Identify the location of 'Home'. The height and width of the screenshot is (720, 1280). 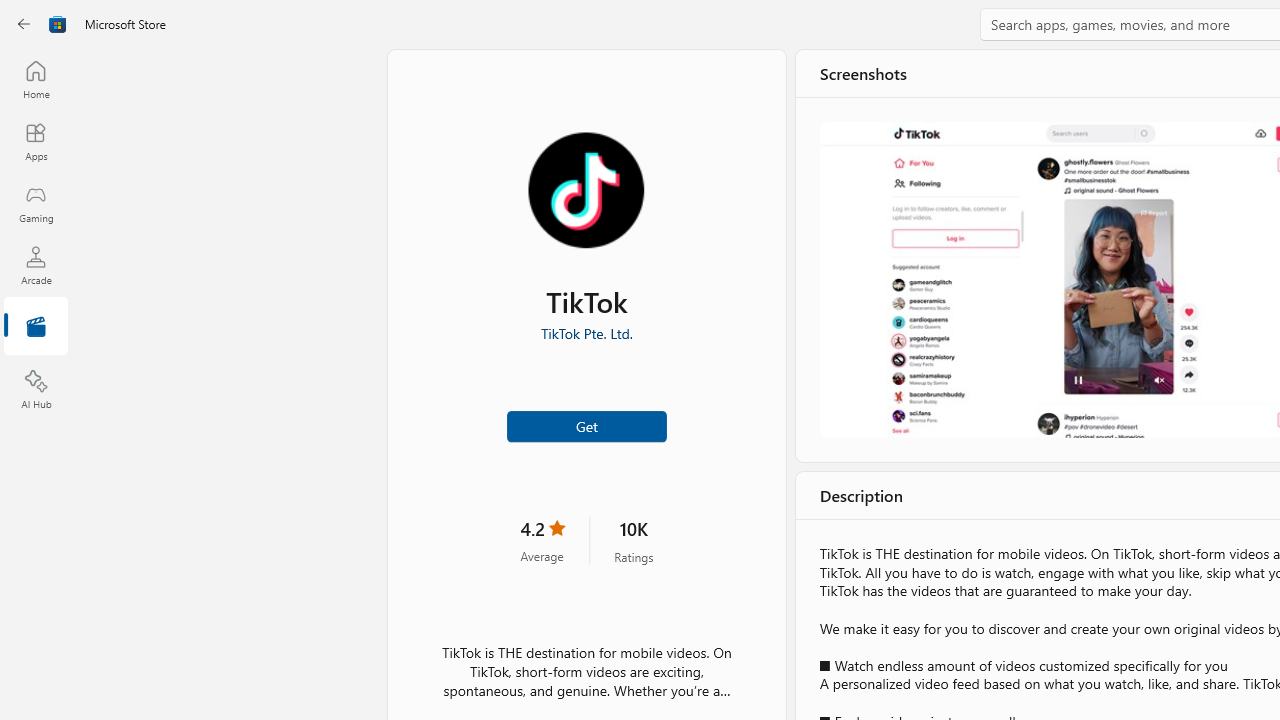
(35, 78).